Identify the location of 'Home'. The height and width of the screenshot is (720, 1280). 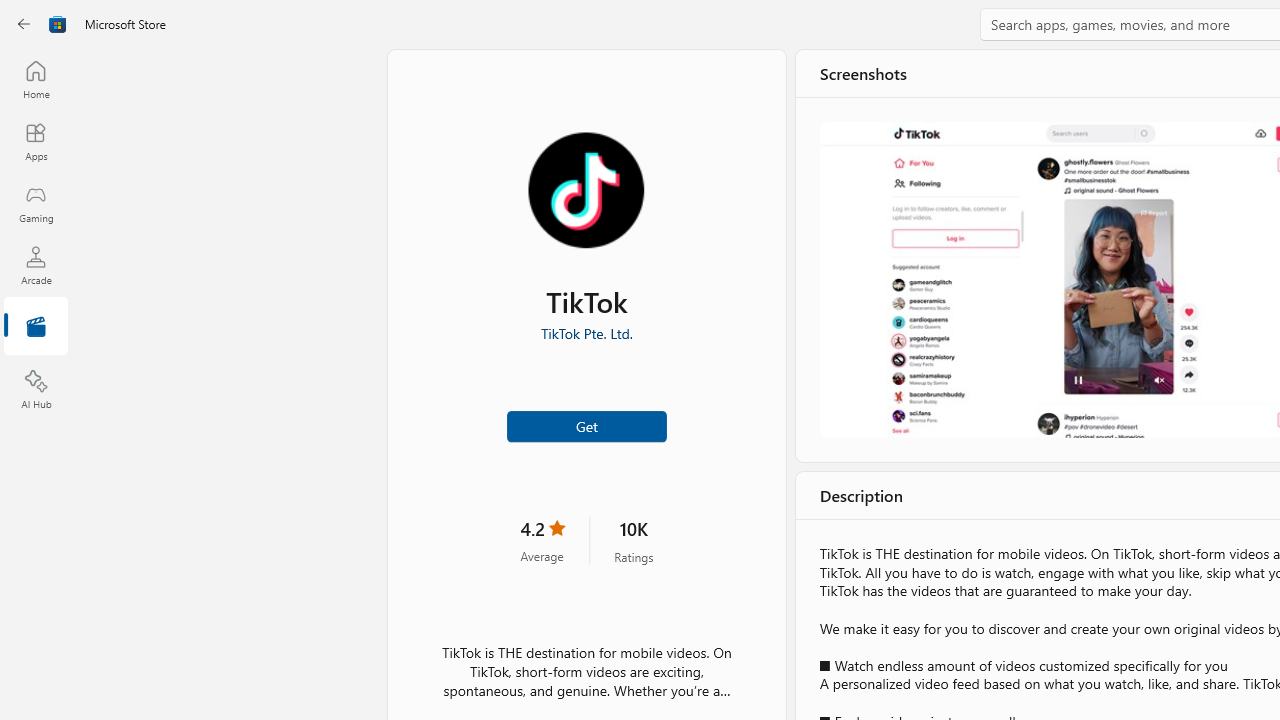
(35, 78).